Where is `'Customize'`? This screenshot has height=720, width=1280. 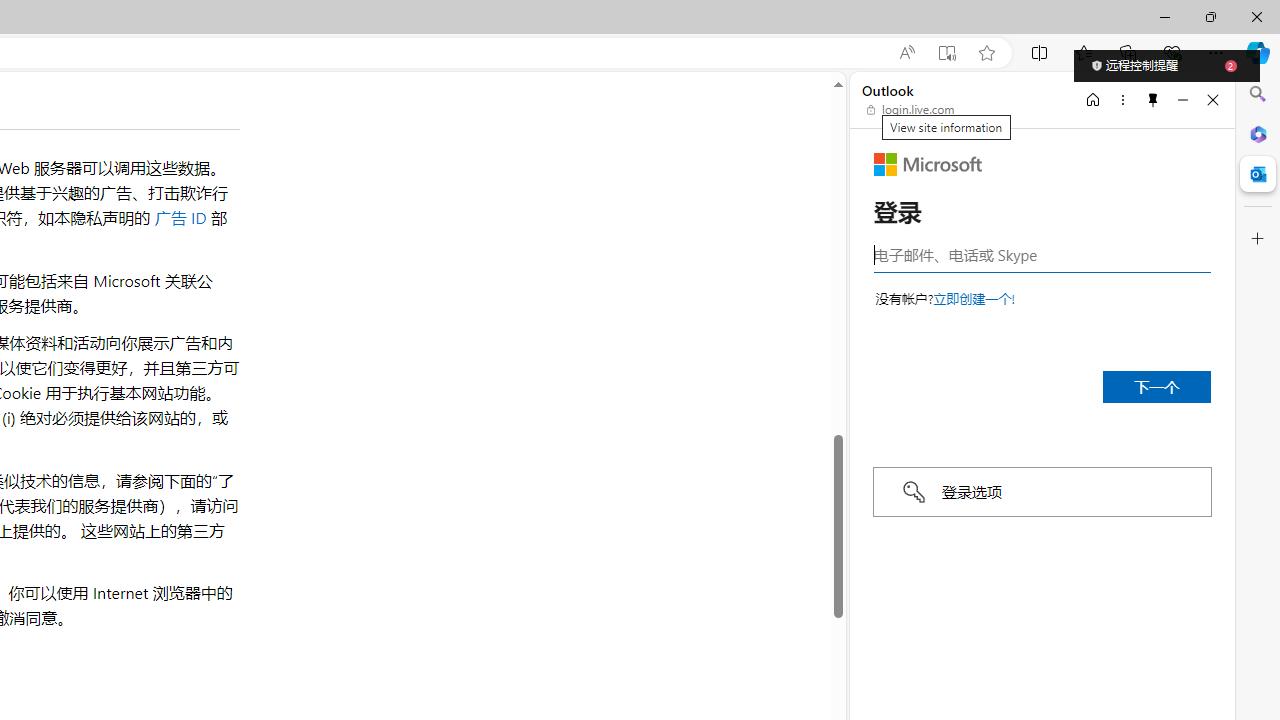
'Customize' is located at coordinates (1257, 238).